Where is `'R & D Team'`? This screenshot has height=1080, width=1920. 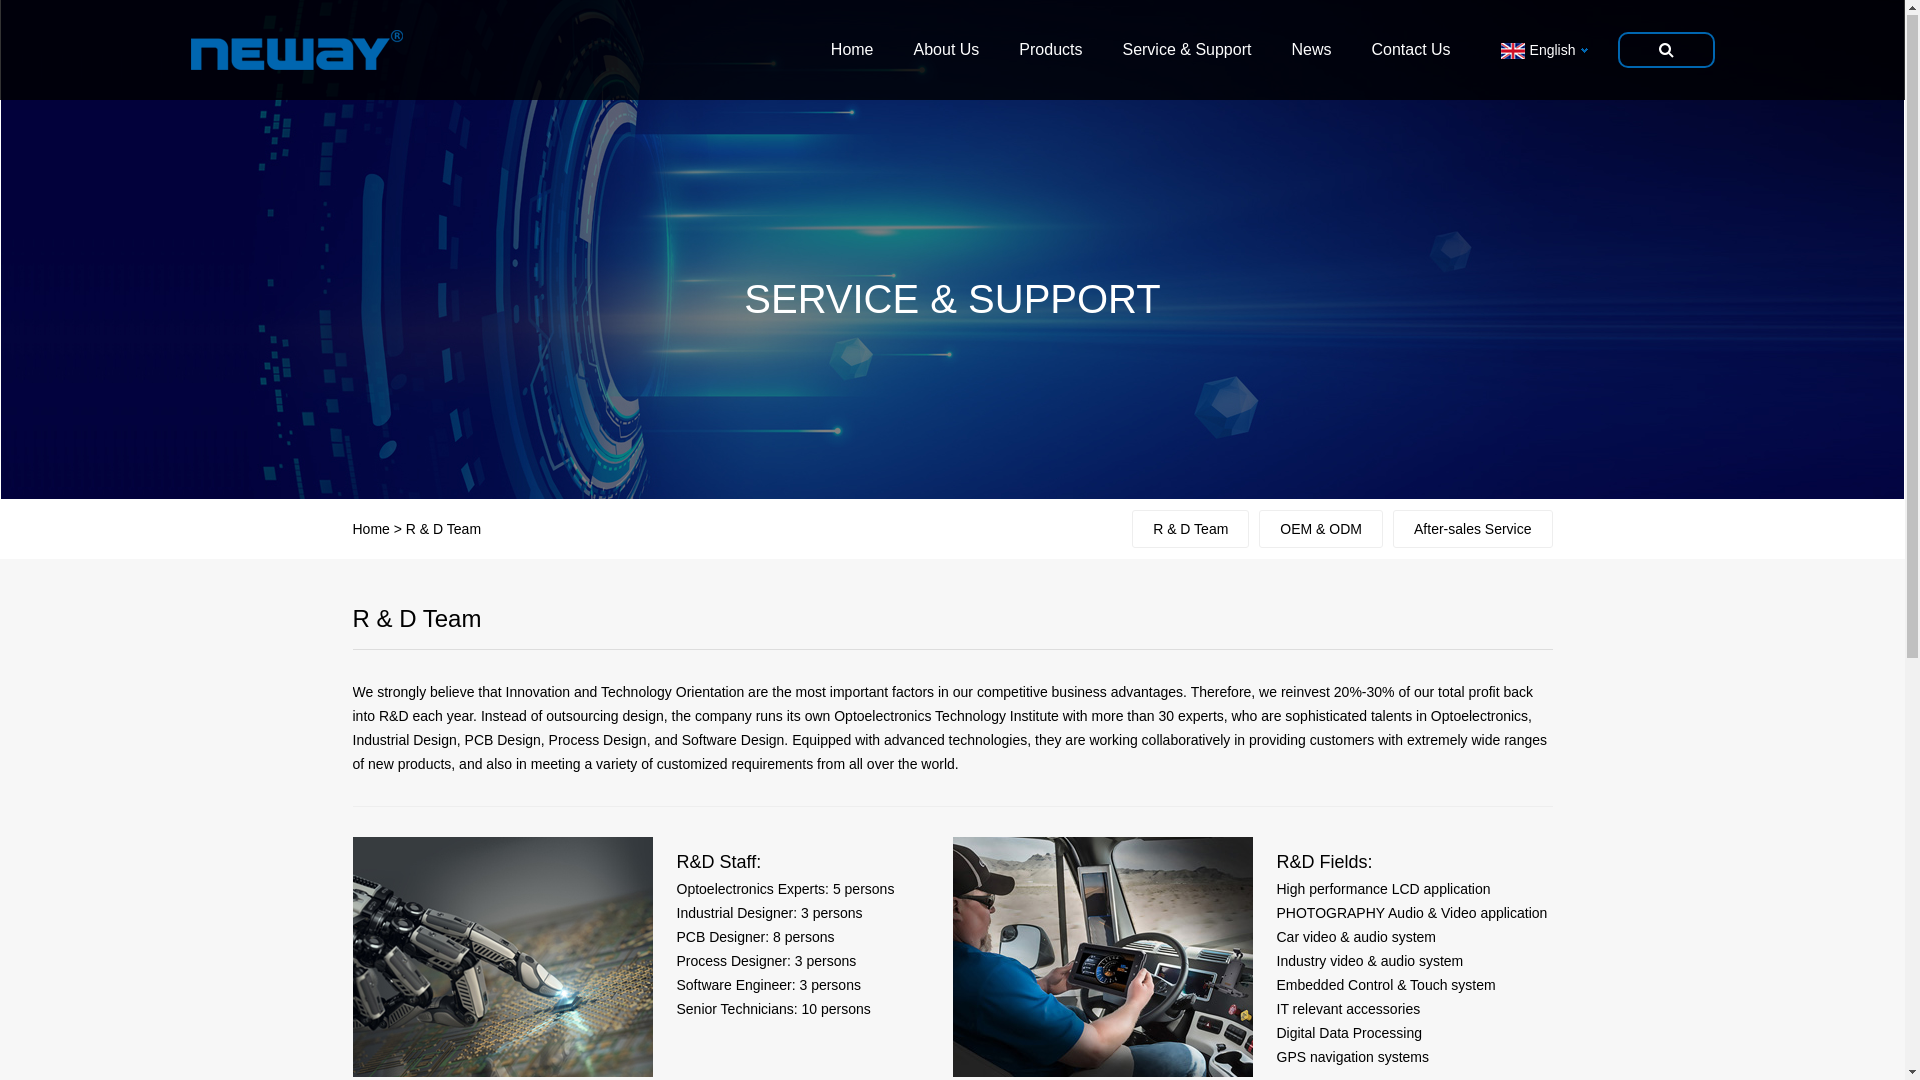 'R & D Team' is located at coordinates (442, 528).